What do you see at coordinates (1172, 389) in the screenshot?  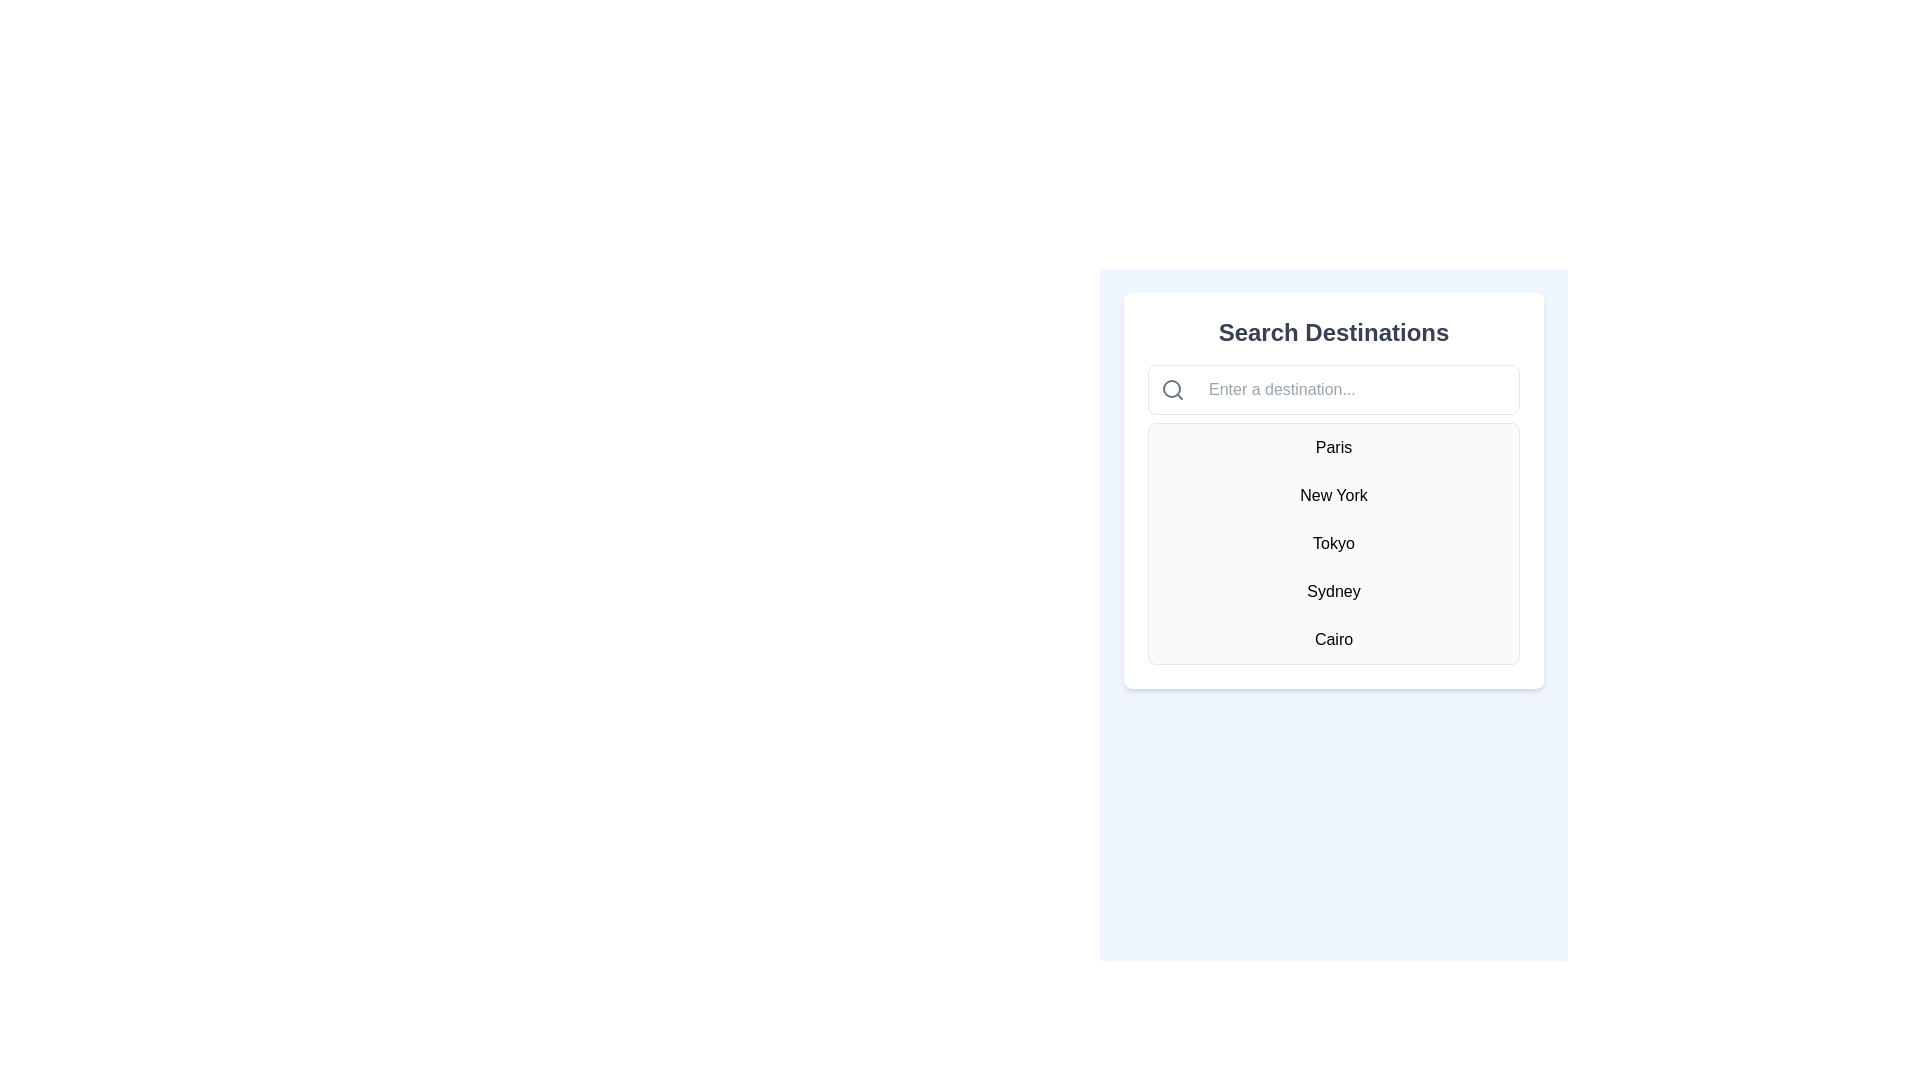 I see `the gray search icon, which is styled as a magnifying glass and positioned at the far-left side of the input box` at bounding box center [1172, 389].